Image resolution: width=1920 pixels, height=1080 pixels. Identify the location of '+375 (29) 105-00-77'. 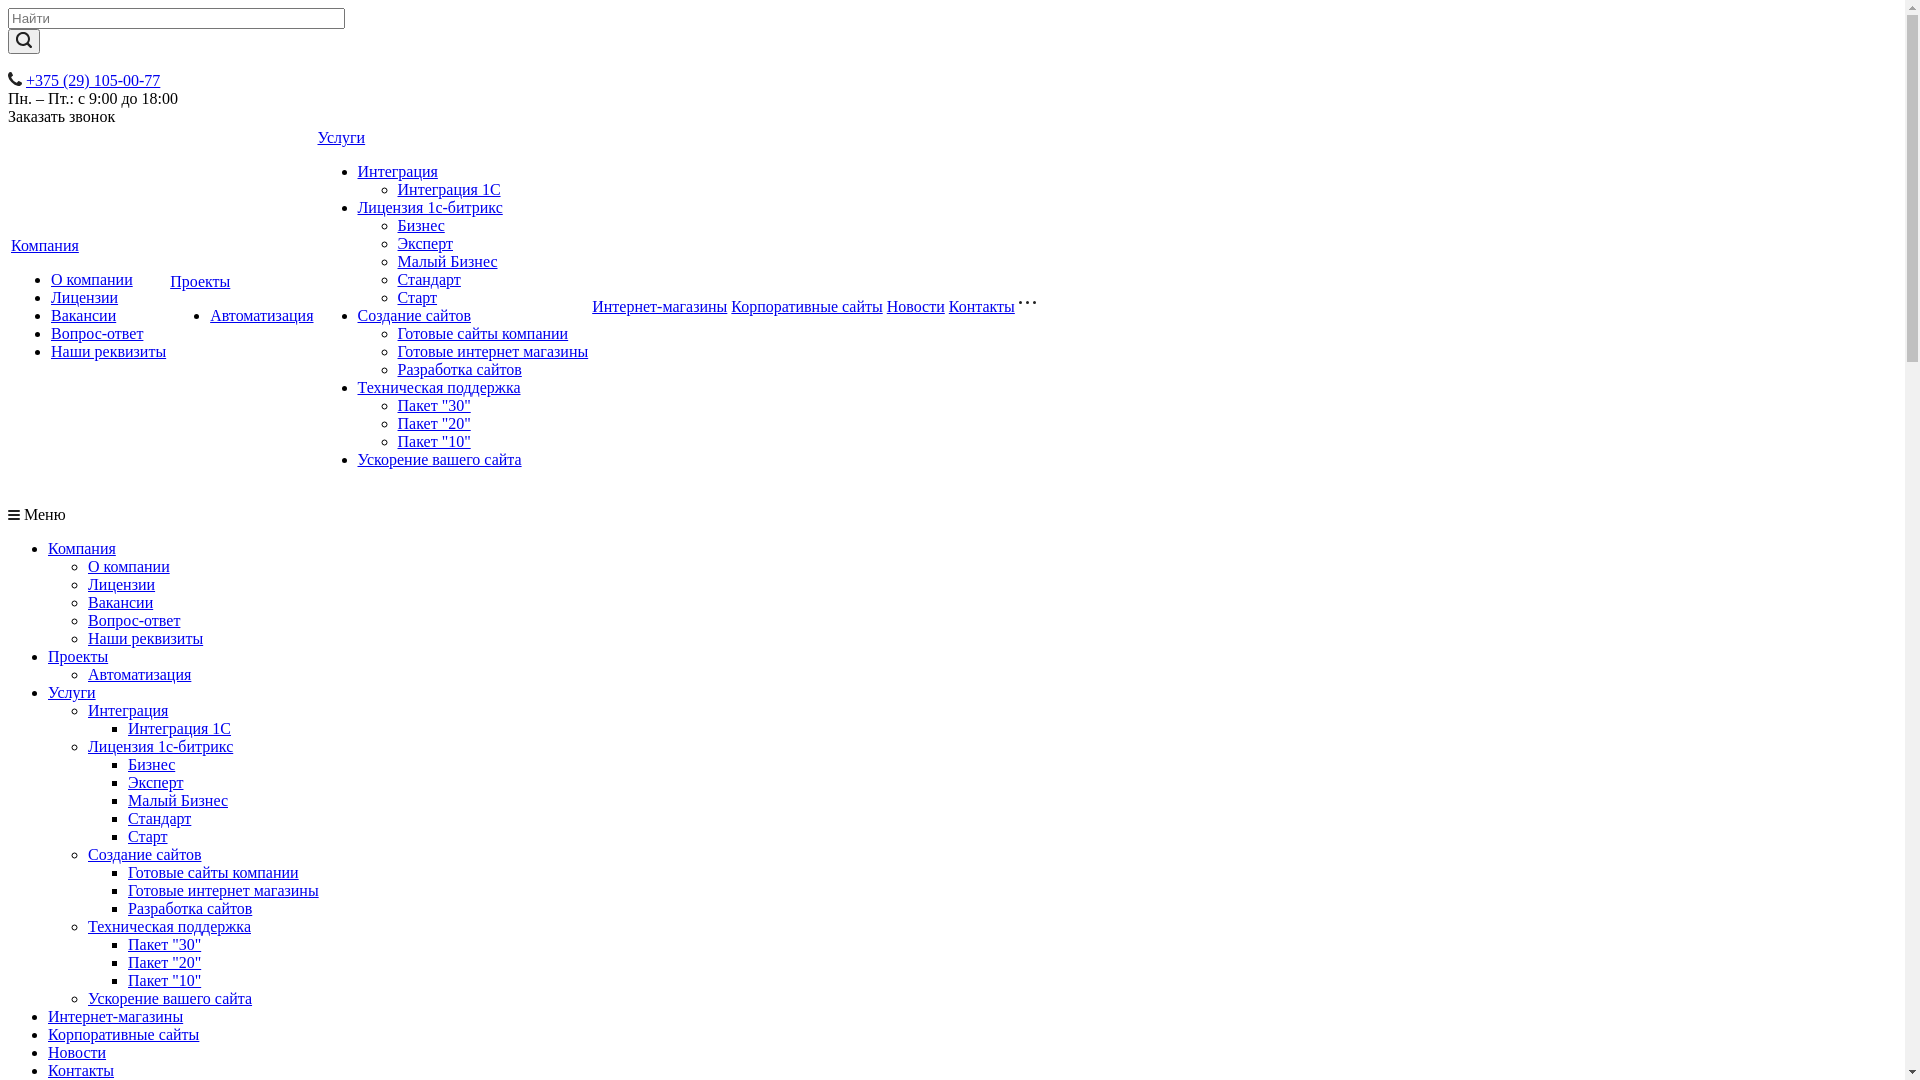
(25, 79).